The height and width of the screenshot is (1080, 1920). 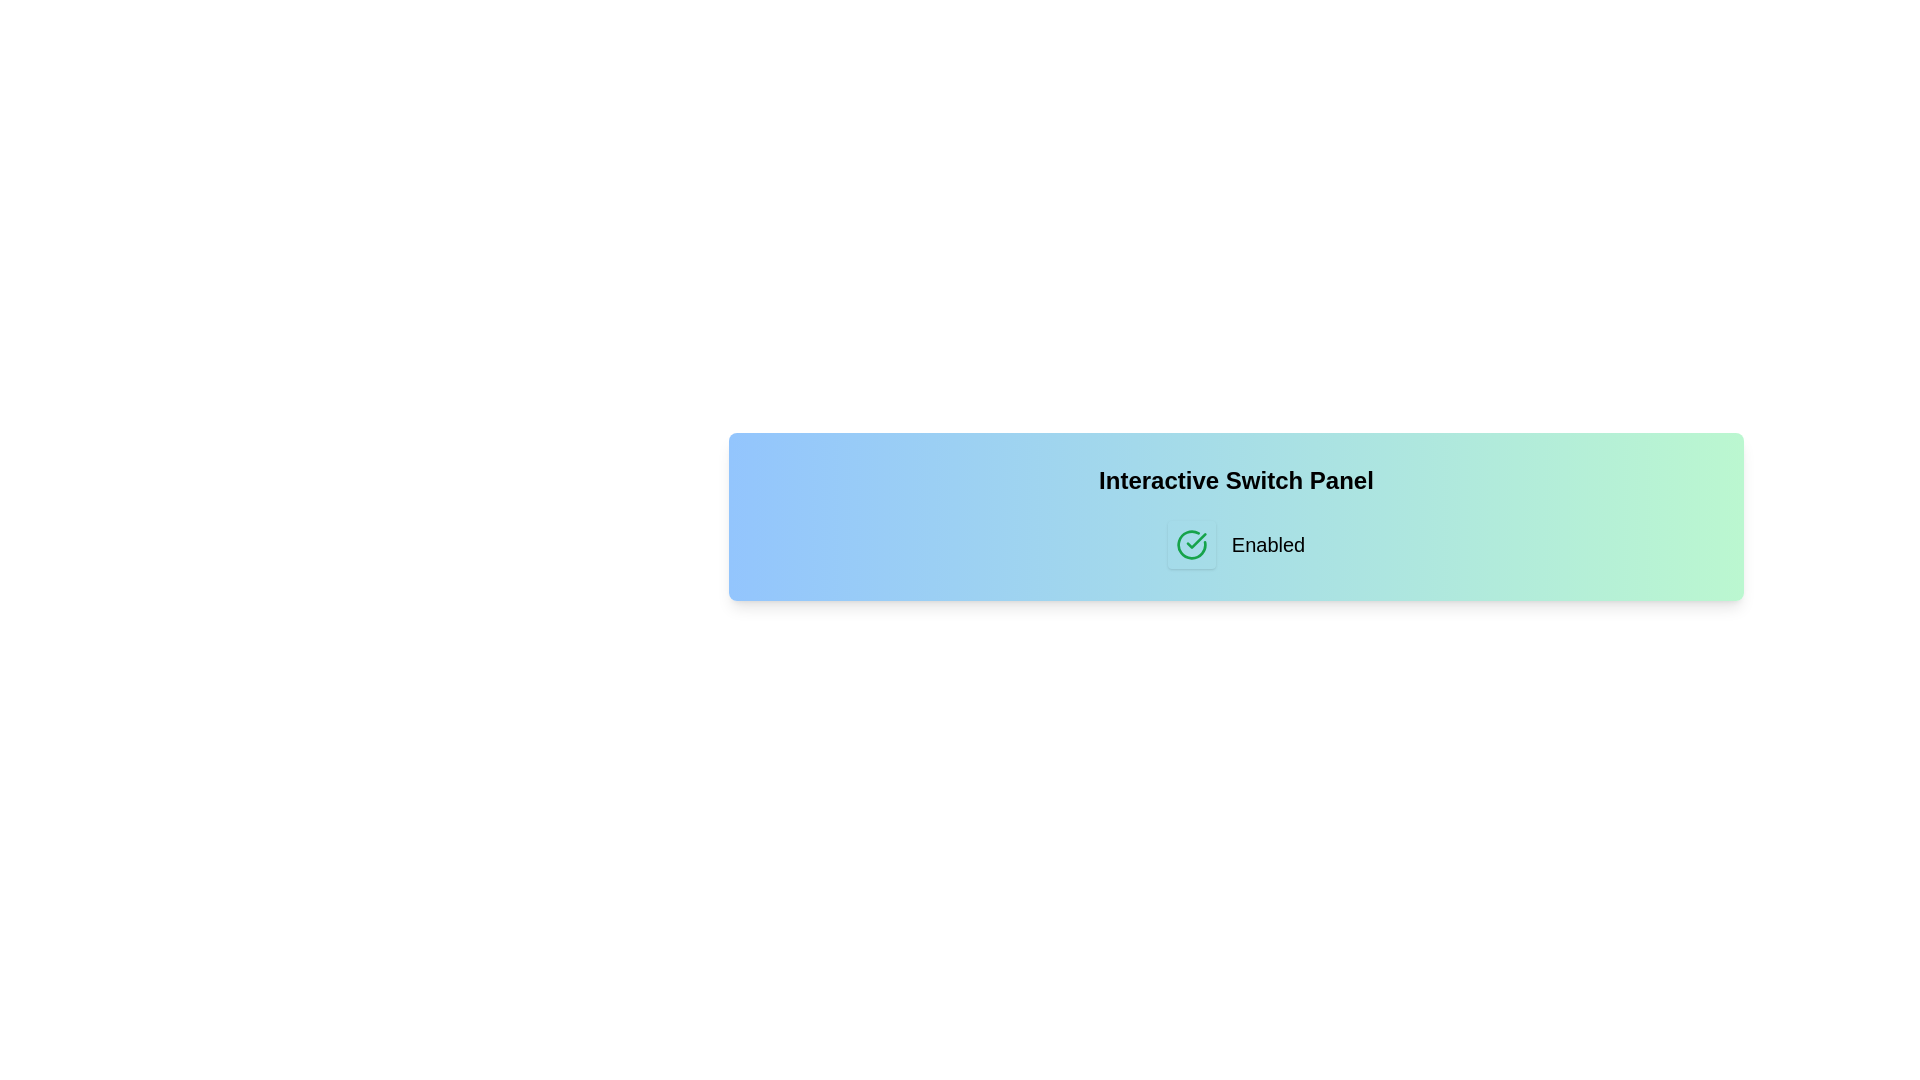 I want to click on the switch button to toggle its state, so click(x=1191, y=544).